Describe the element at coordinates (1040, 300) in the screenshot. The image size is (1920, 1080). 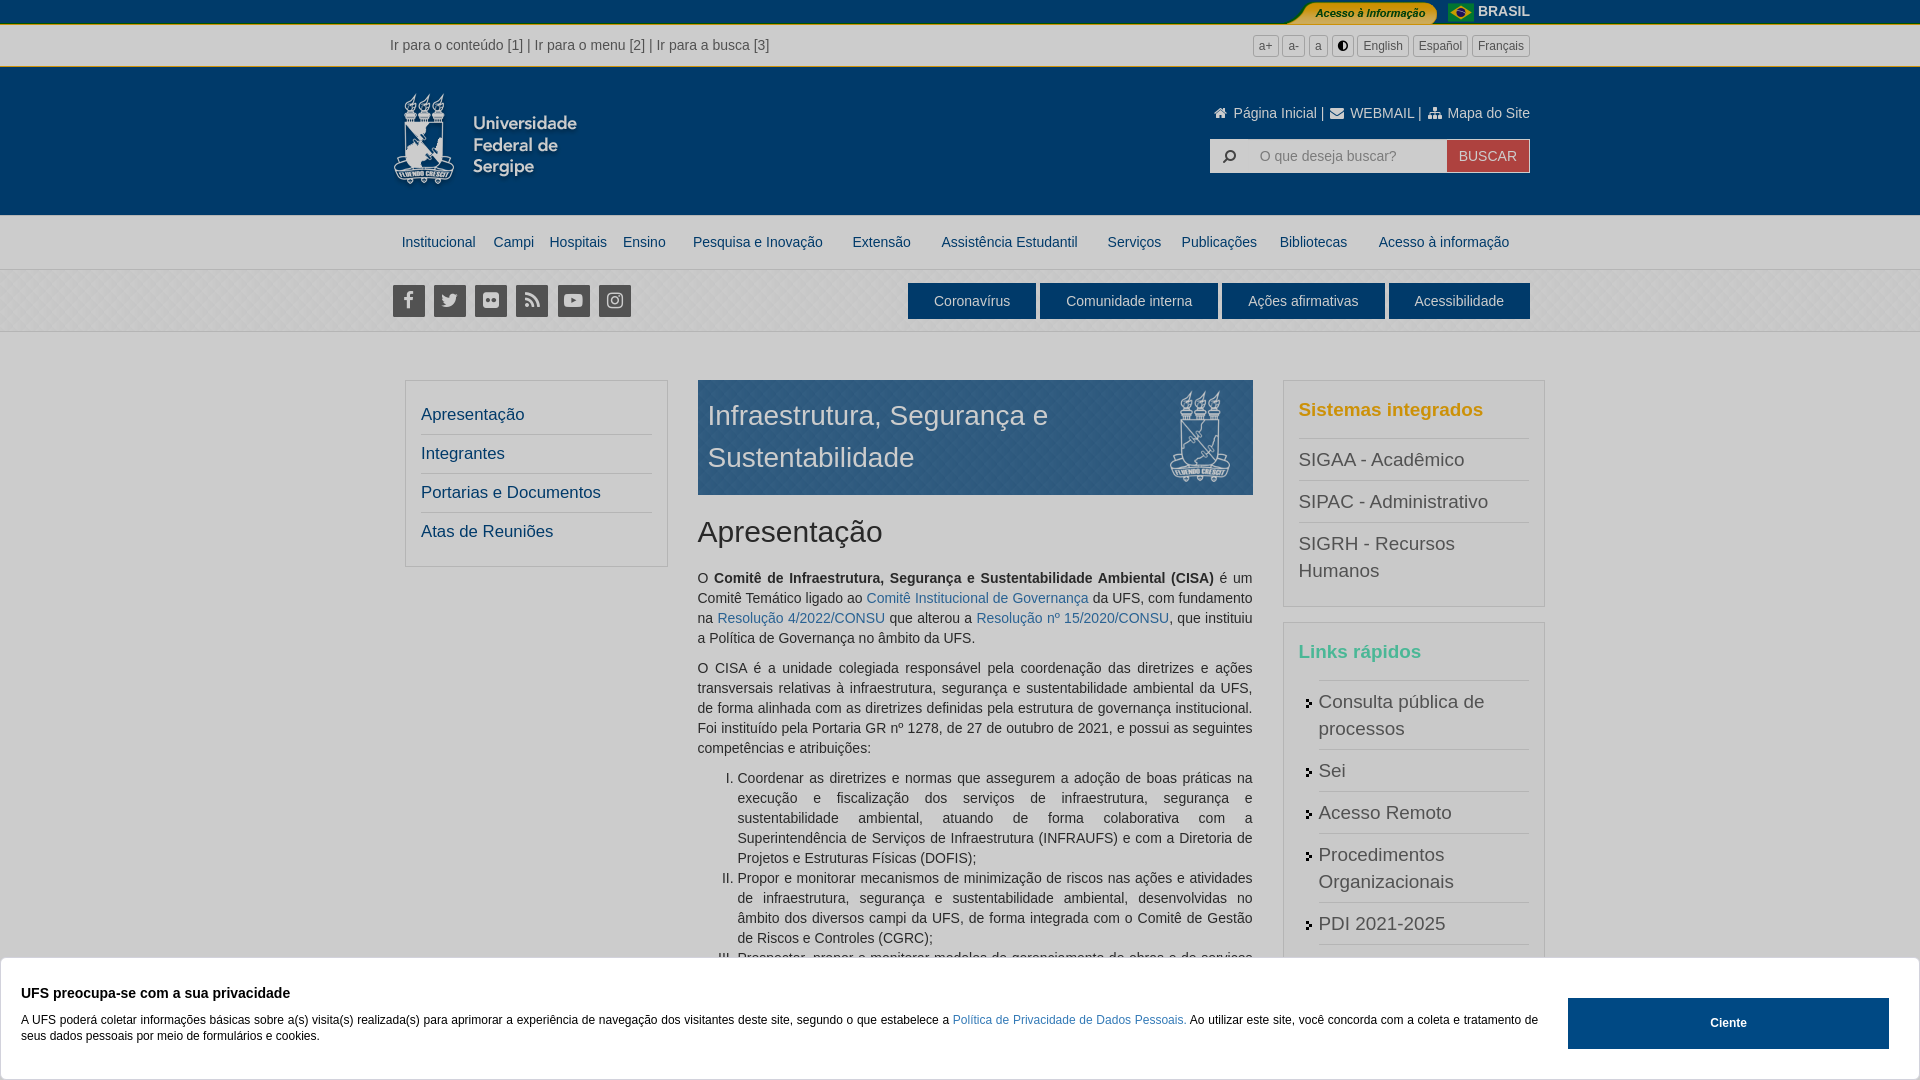
I see `'Comunidade interna'` at that location.